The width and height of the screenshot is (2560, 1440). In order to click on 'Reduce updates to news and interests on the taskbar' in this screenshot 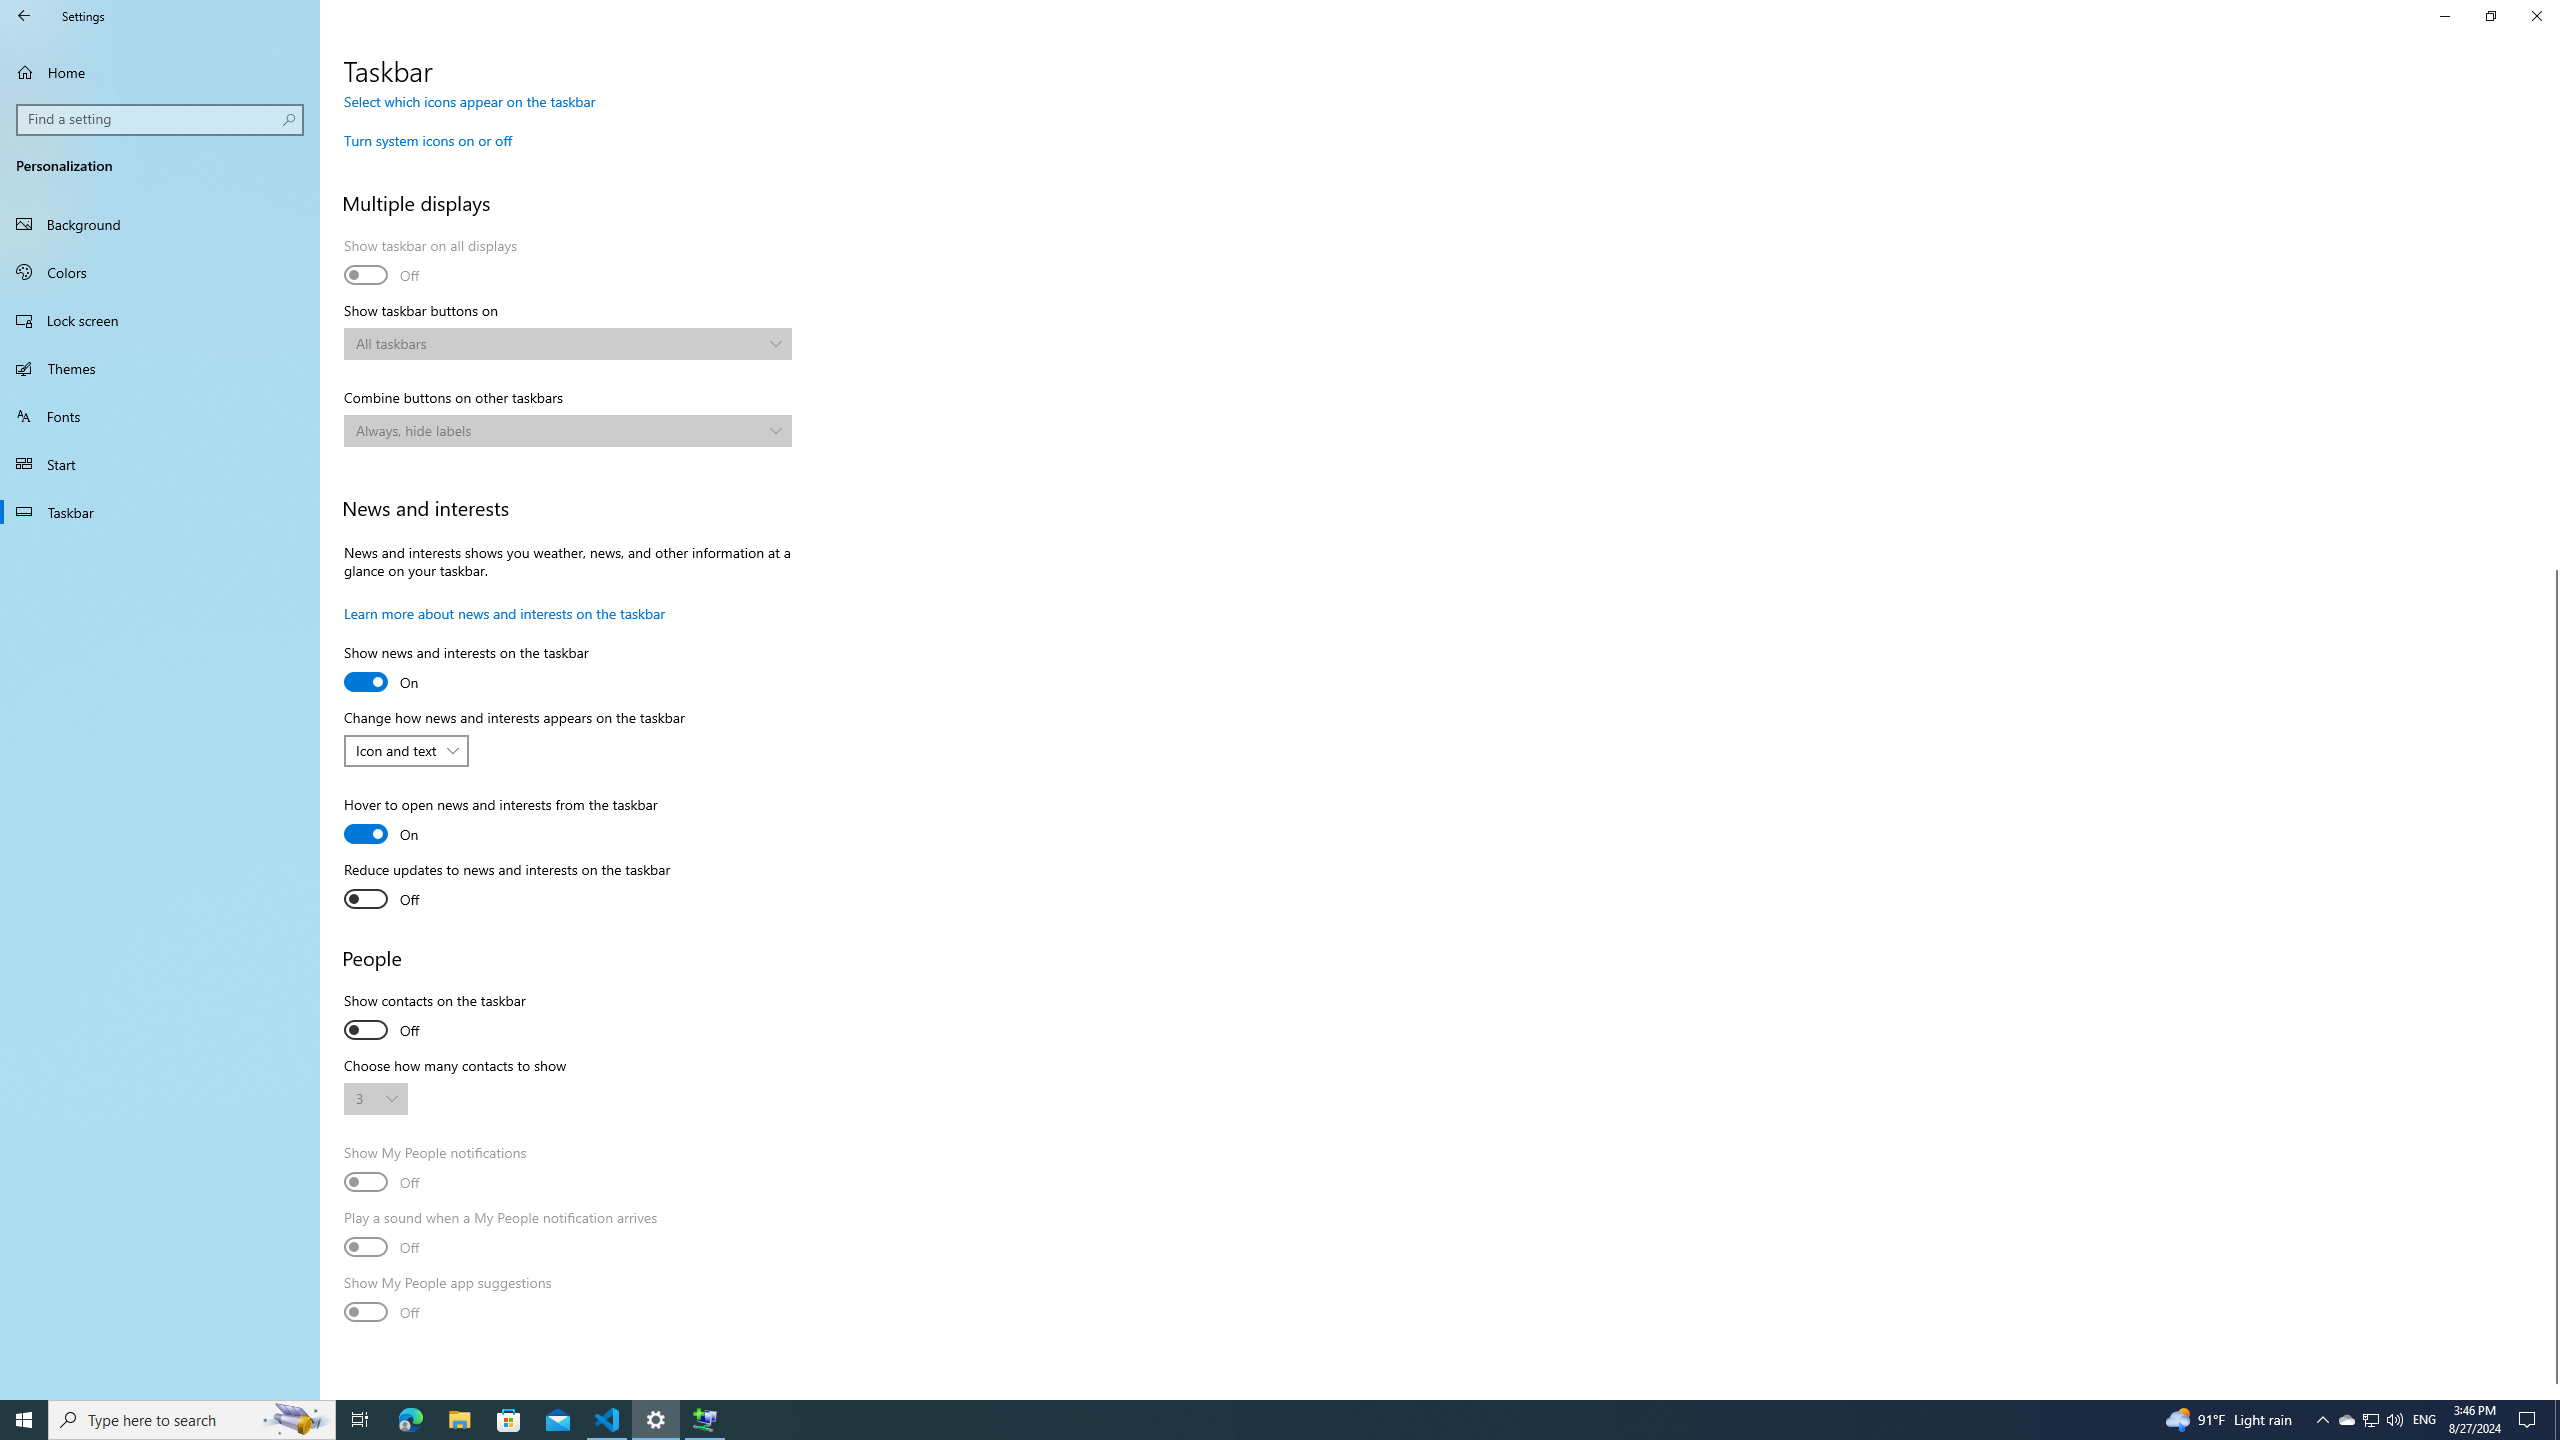, I will do `click(505, 886)`.